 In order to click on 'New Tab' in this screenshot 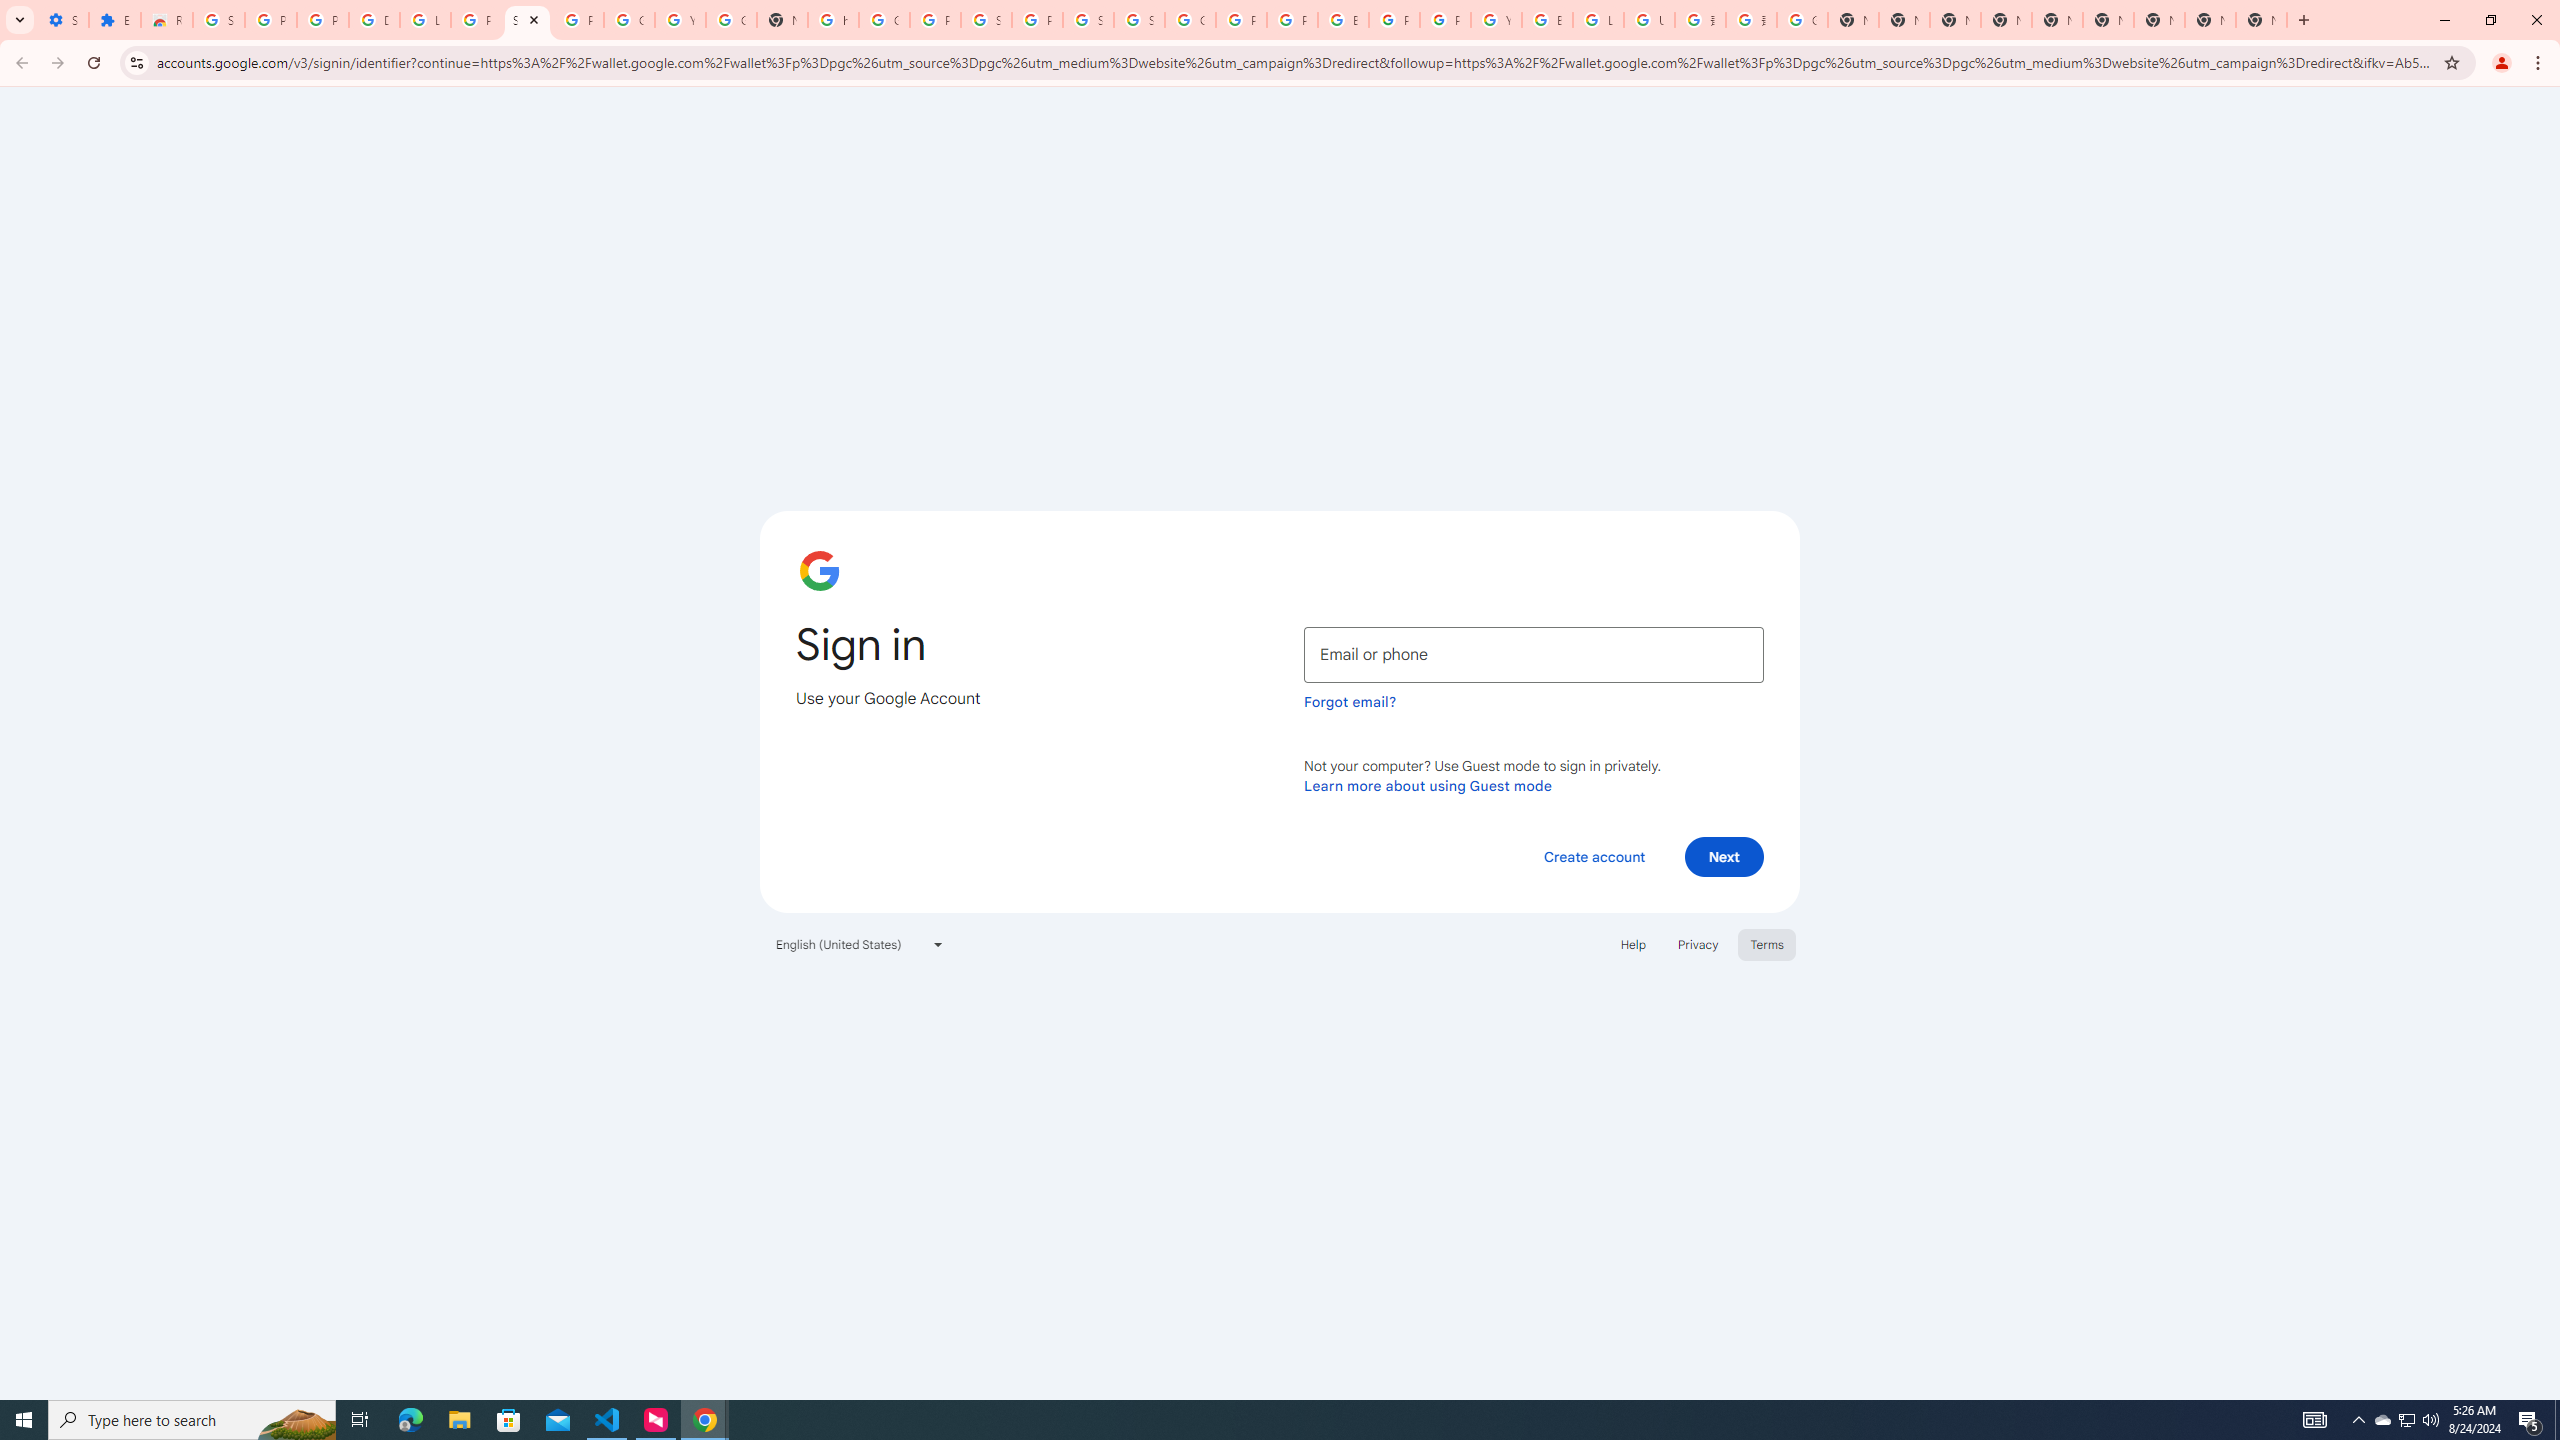, I will do `click(2159, 19)`.